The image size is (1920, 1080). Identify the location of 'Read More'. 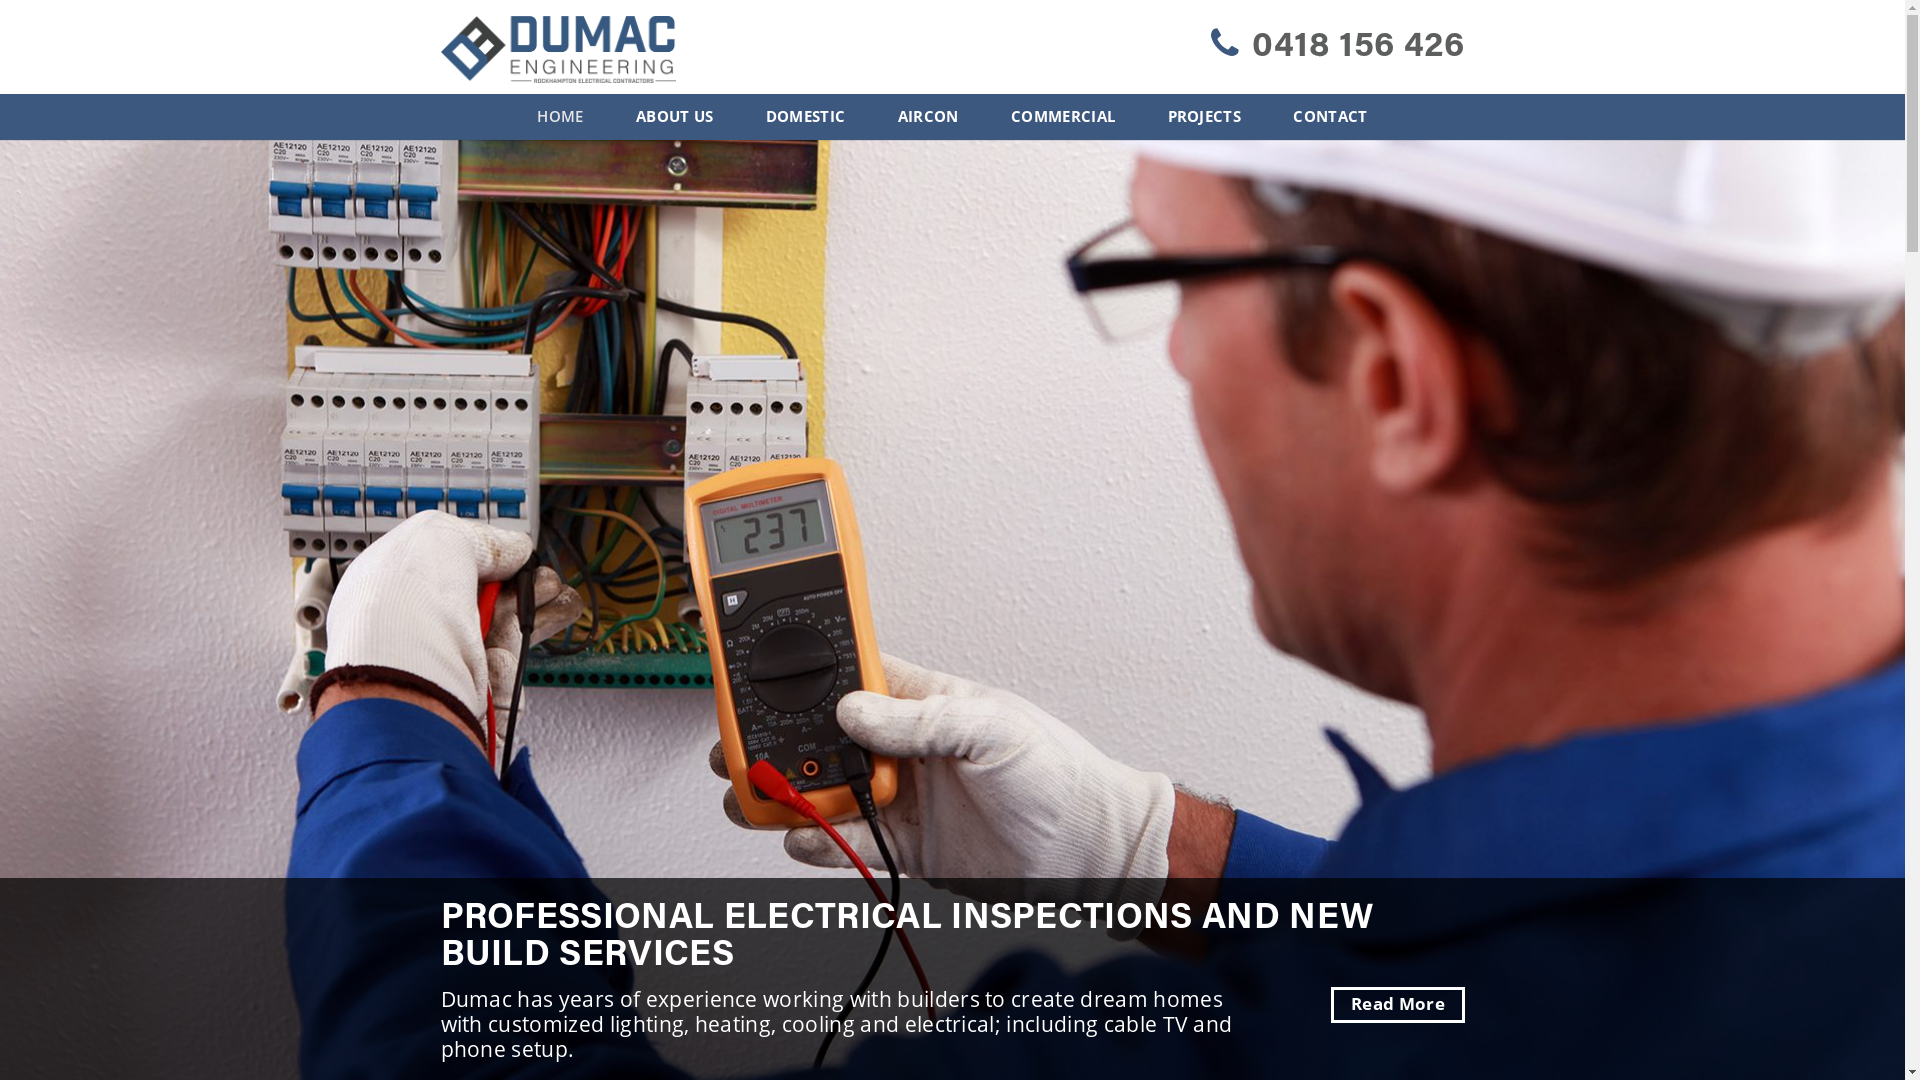
(1396, 1005).